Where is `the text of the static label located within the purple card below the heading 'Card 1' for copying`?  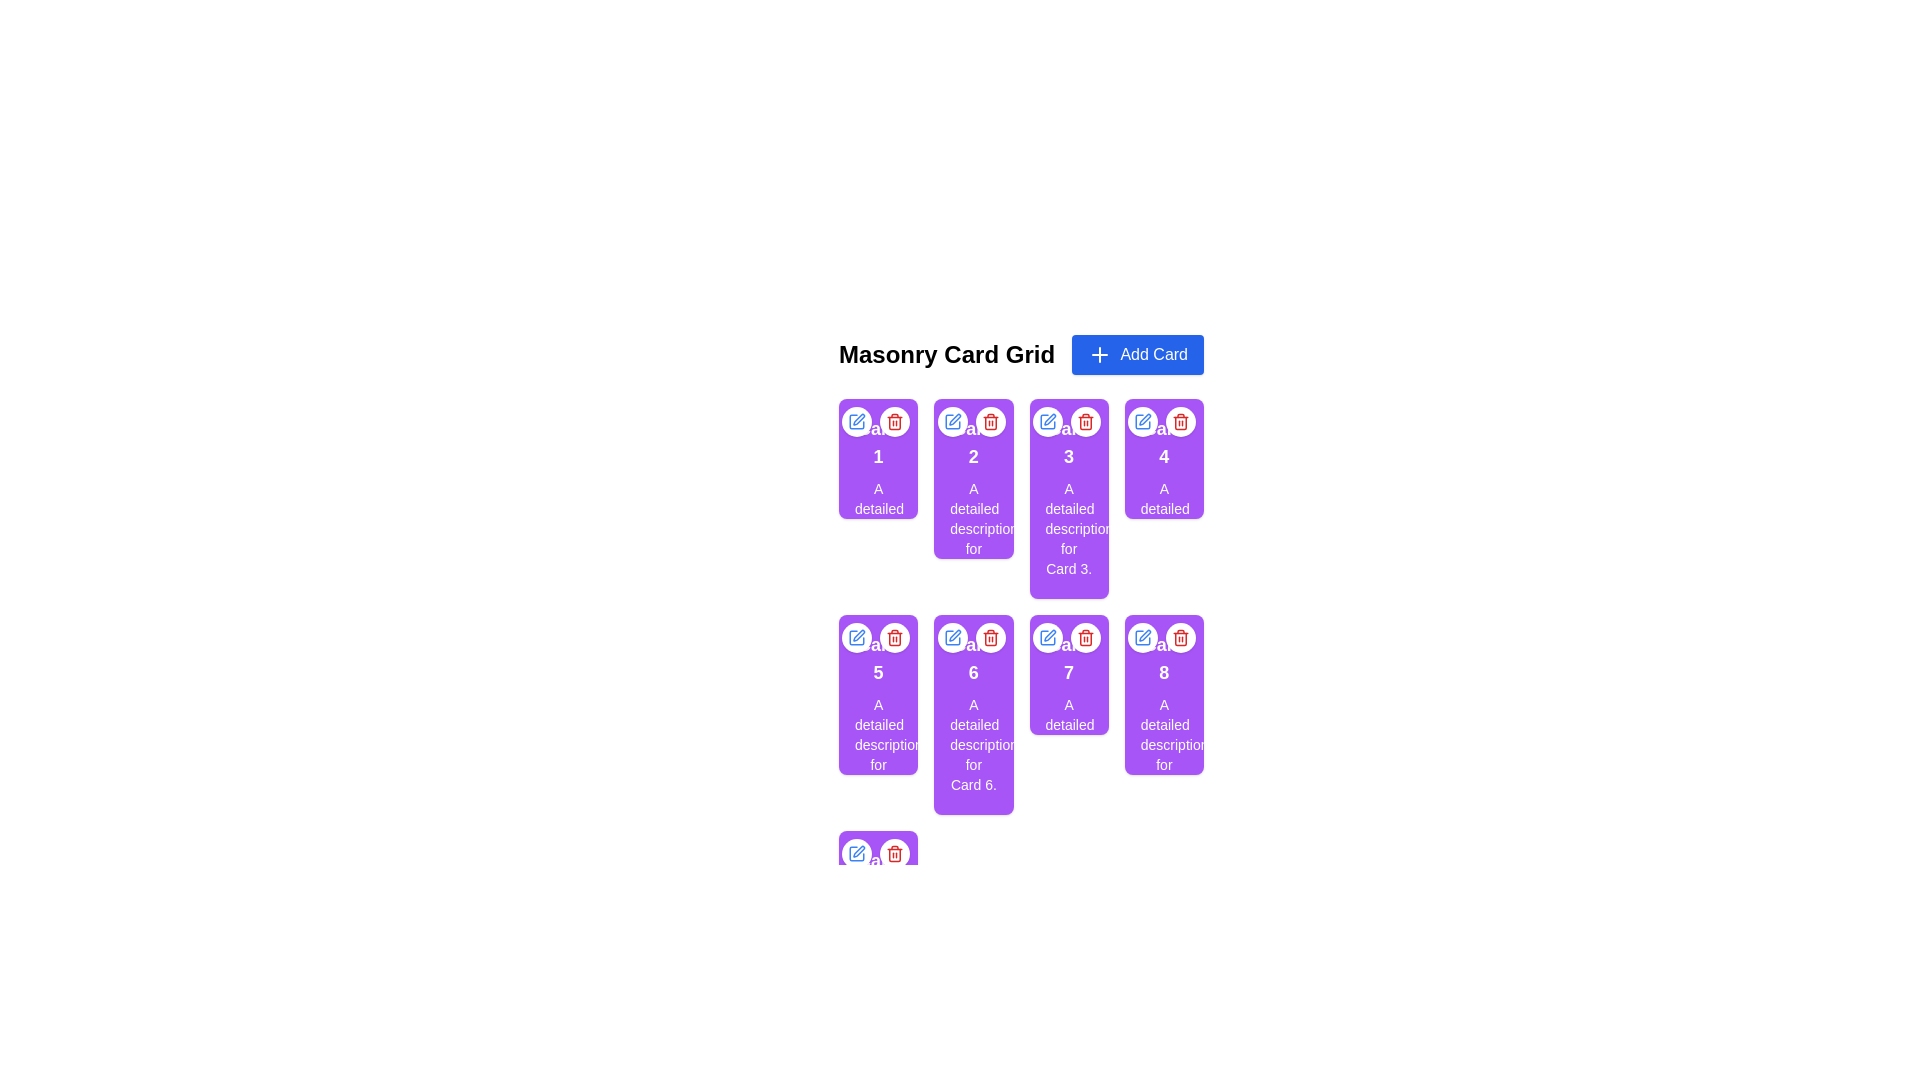
the text of the static label located within the purple card below the heading 'Card 1' for copying is located at coordinates (878, 527).